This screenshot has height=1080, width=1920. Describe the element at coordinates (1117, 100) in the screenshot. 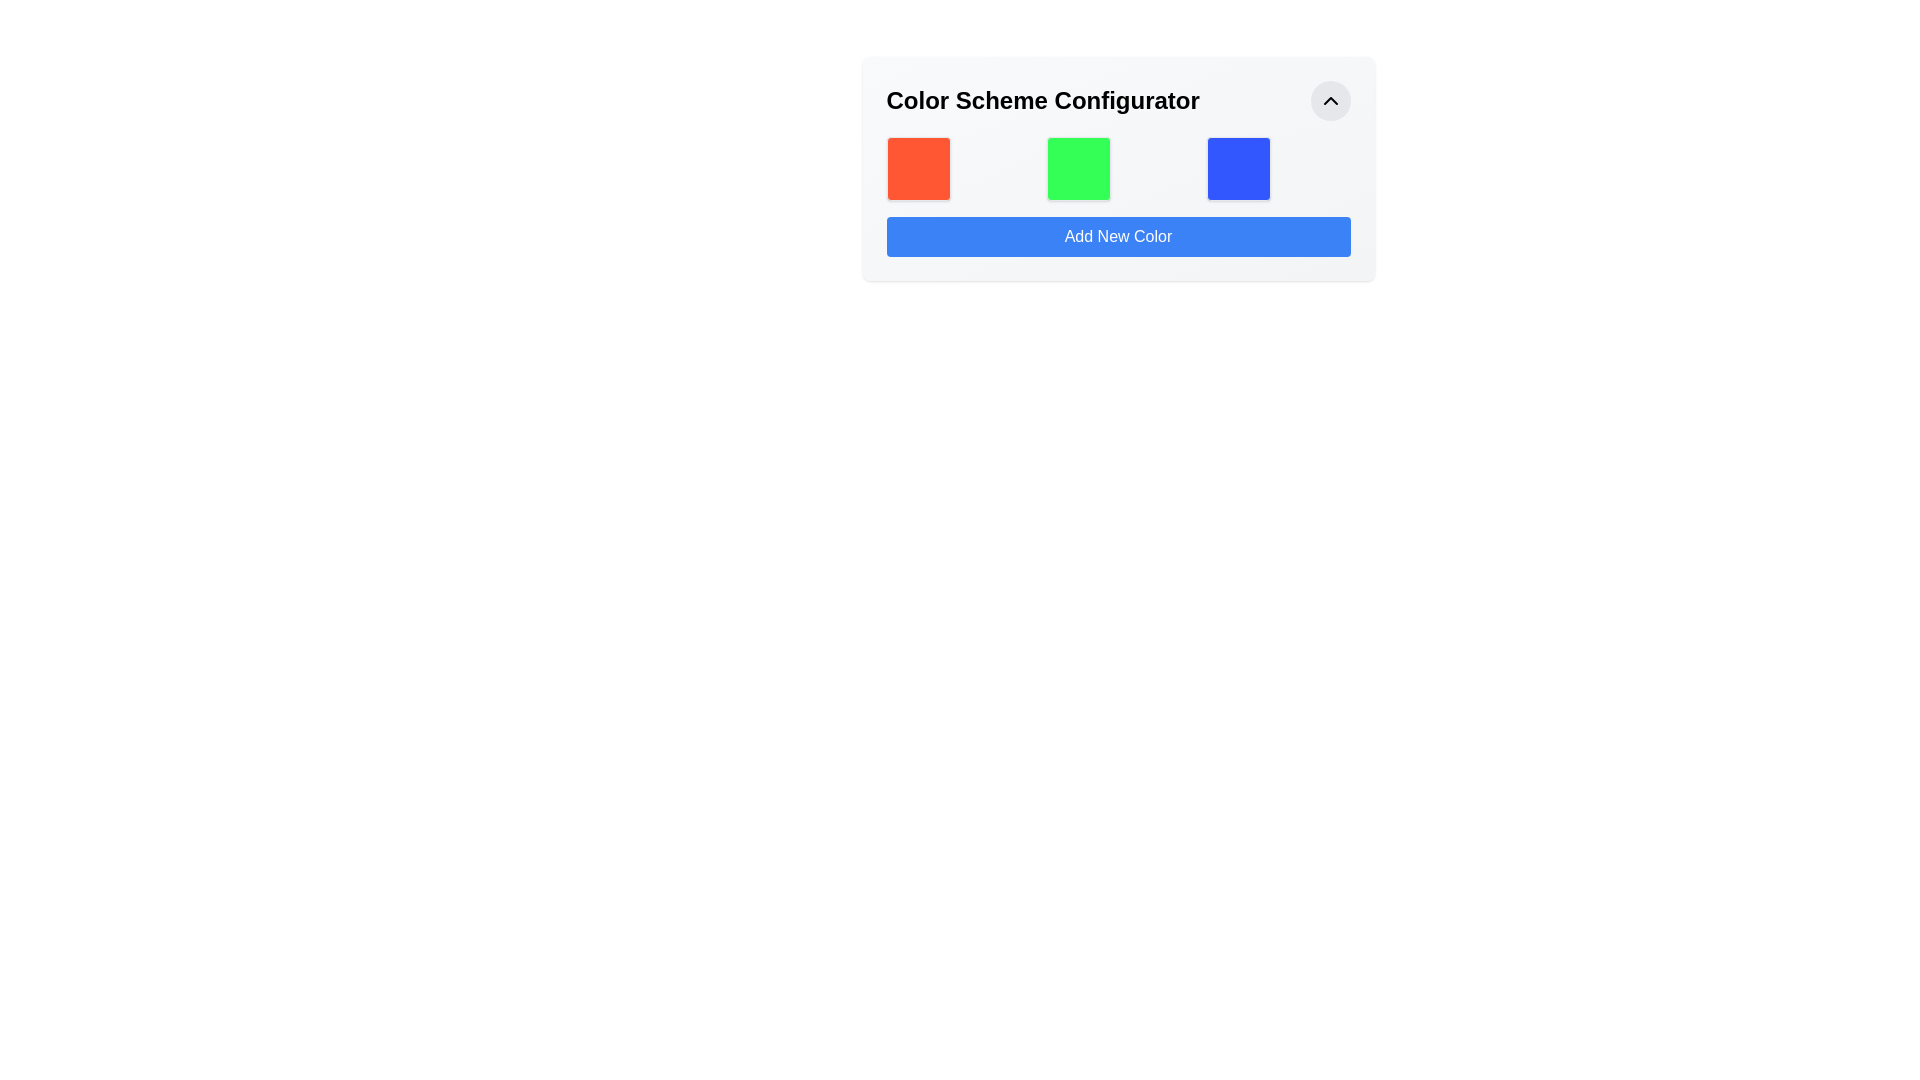

I see `text from the header element that indicates the purpose of the interface, which includes an interactive button for collapsing or expanding the section` at that location.